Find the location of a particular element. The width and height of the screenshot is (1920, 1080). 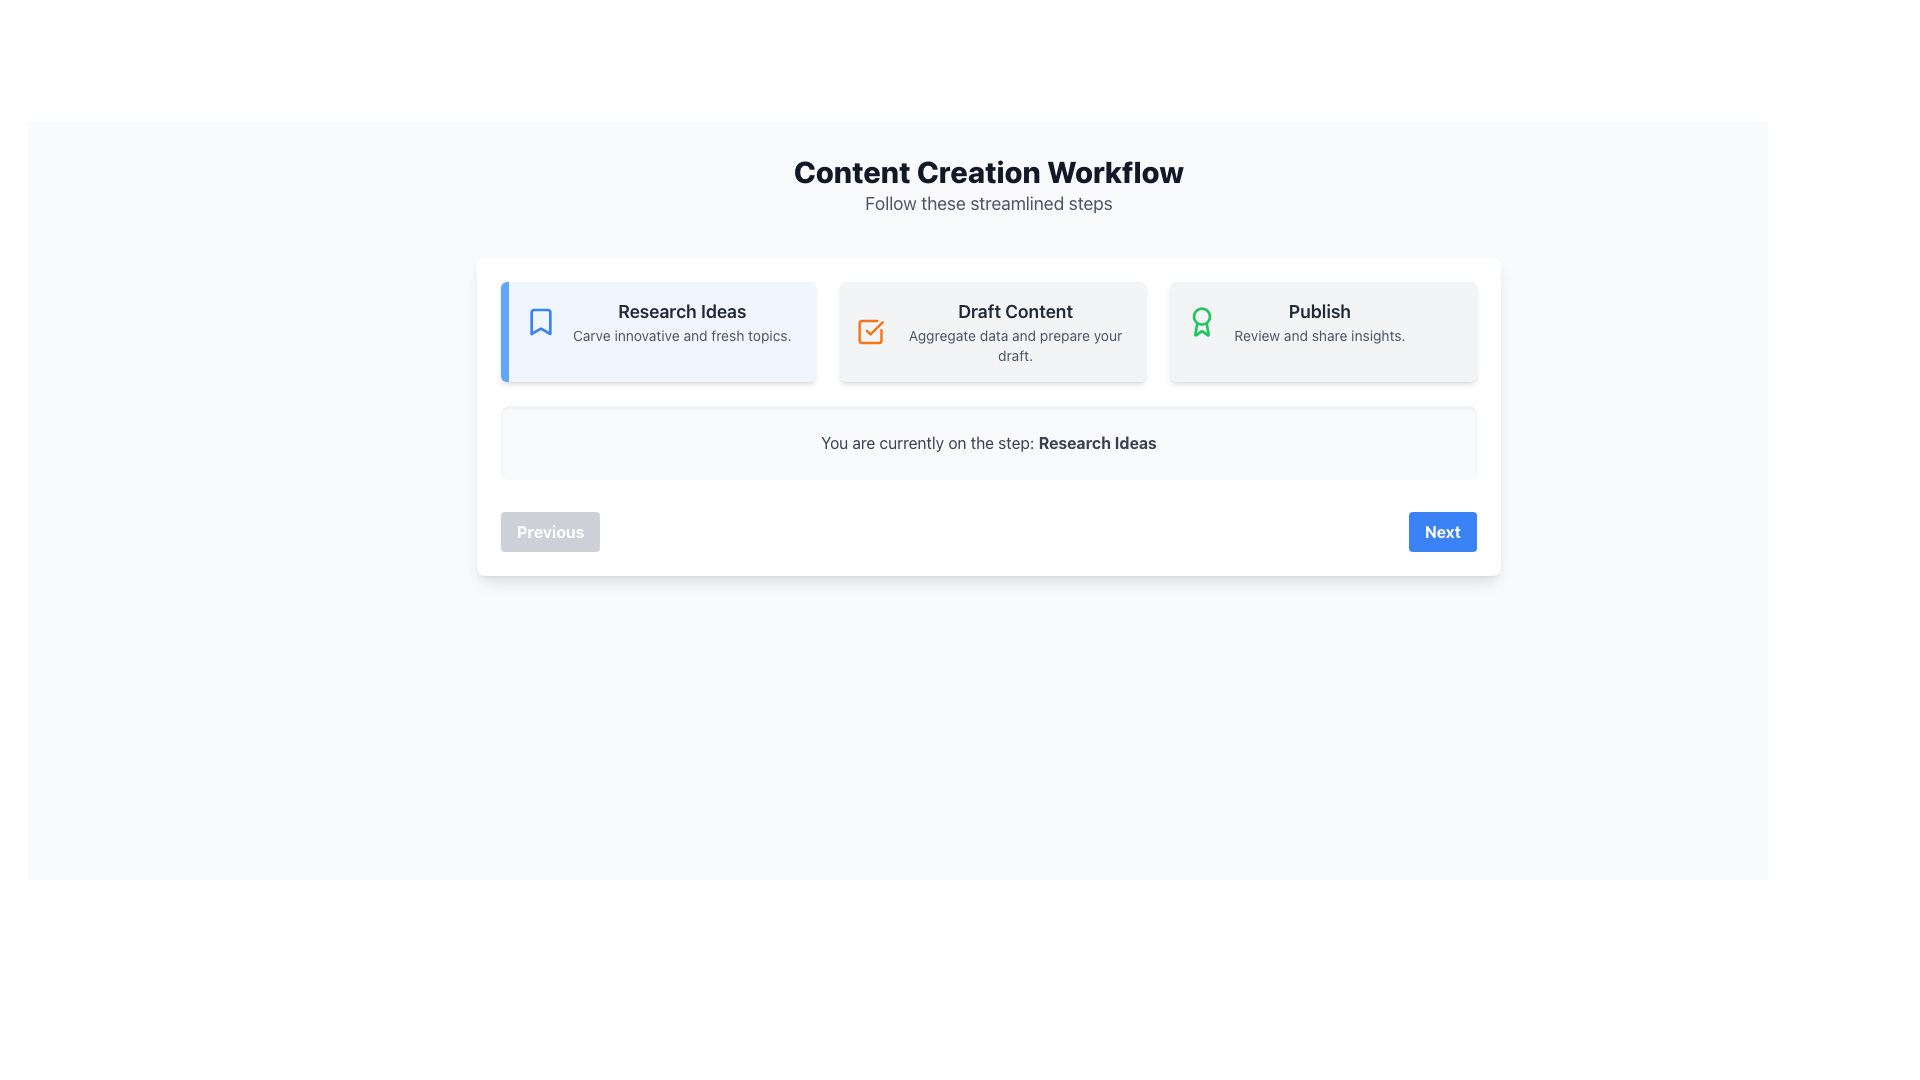

the 'Publish' text label located in the upper-right corner of the main content area within a card is located at coordinates (1320, 312).